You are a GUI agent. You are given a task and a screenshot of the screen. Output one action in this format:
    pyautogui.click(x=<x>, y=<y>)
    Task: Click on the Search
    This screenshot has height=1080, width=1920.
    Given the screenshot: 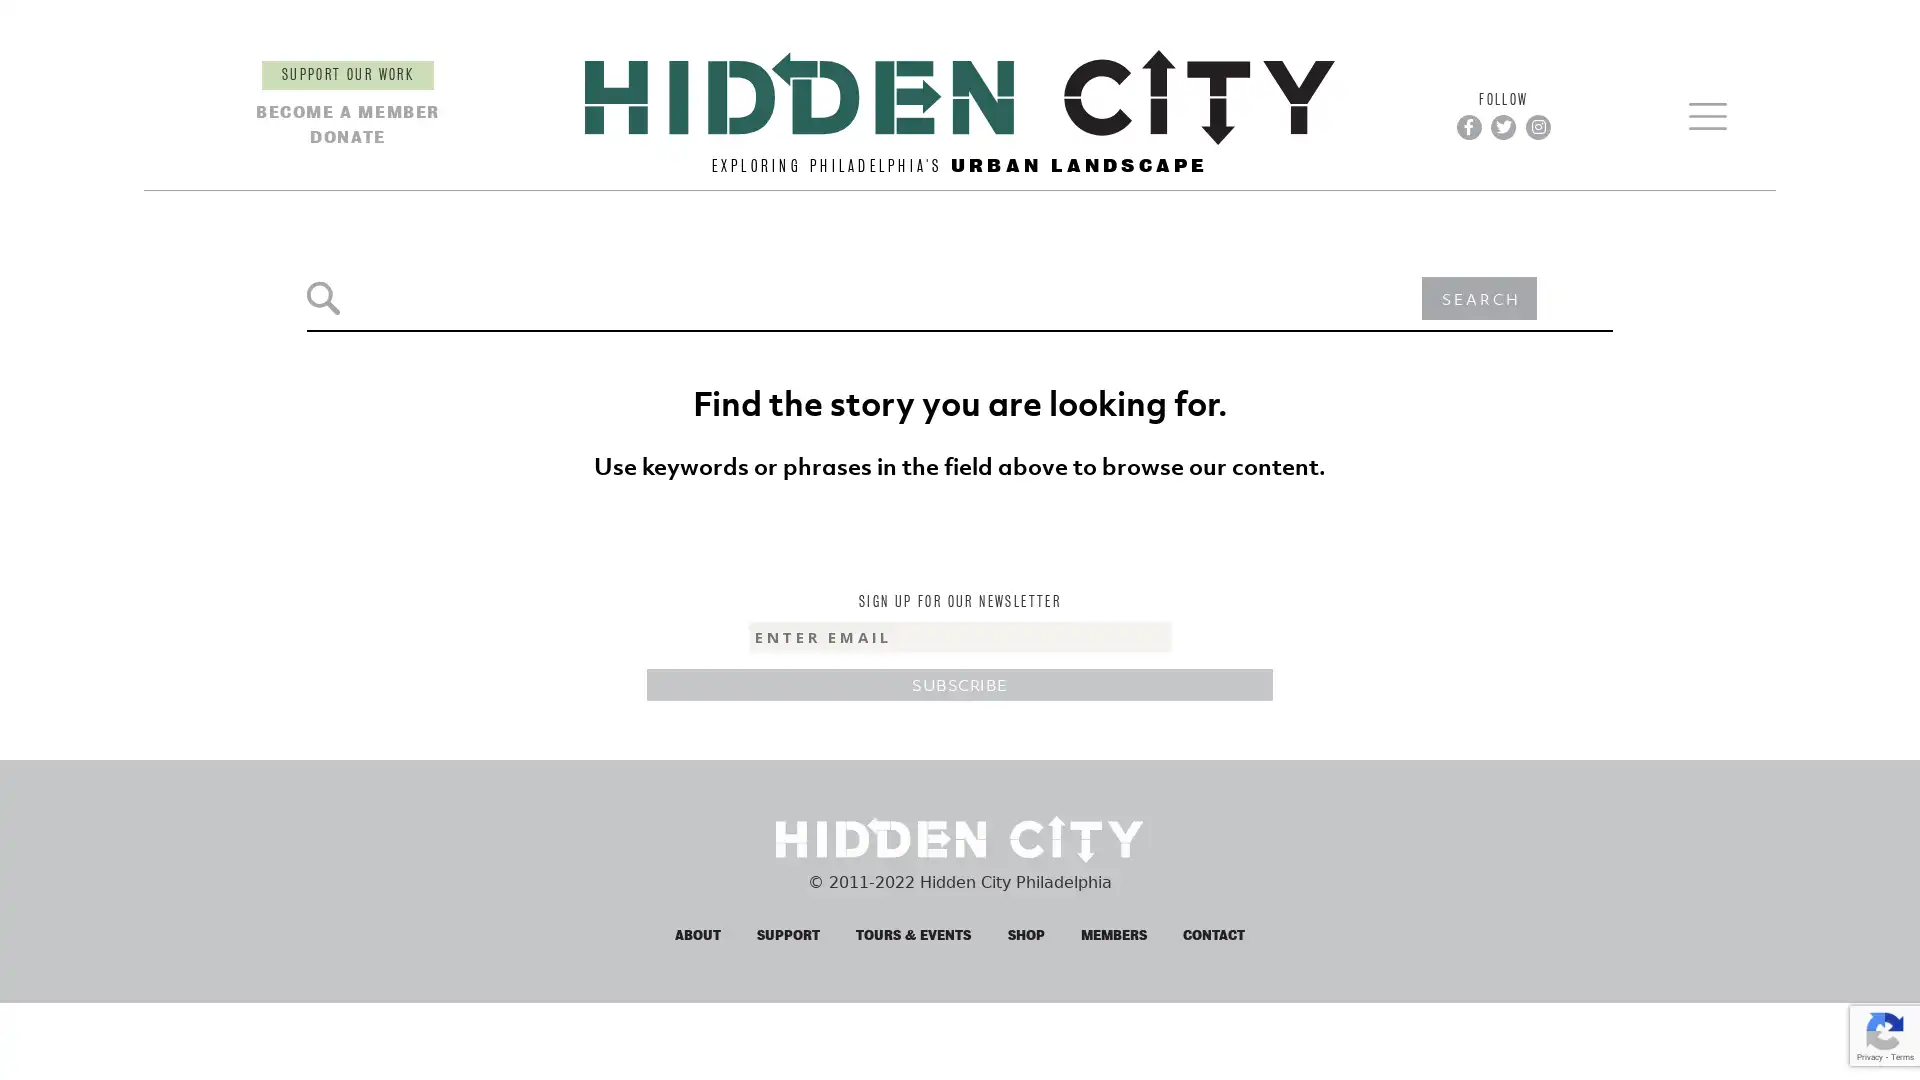 What is the action you would take?
    pyautogui.click(x=323, y=86)
    